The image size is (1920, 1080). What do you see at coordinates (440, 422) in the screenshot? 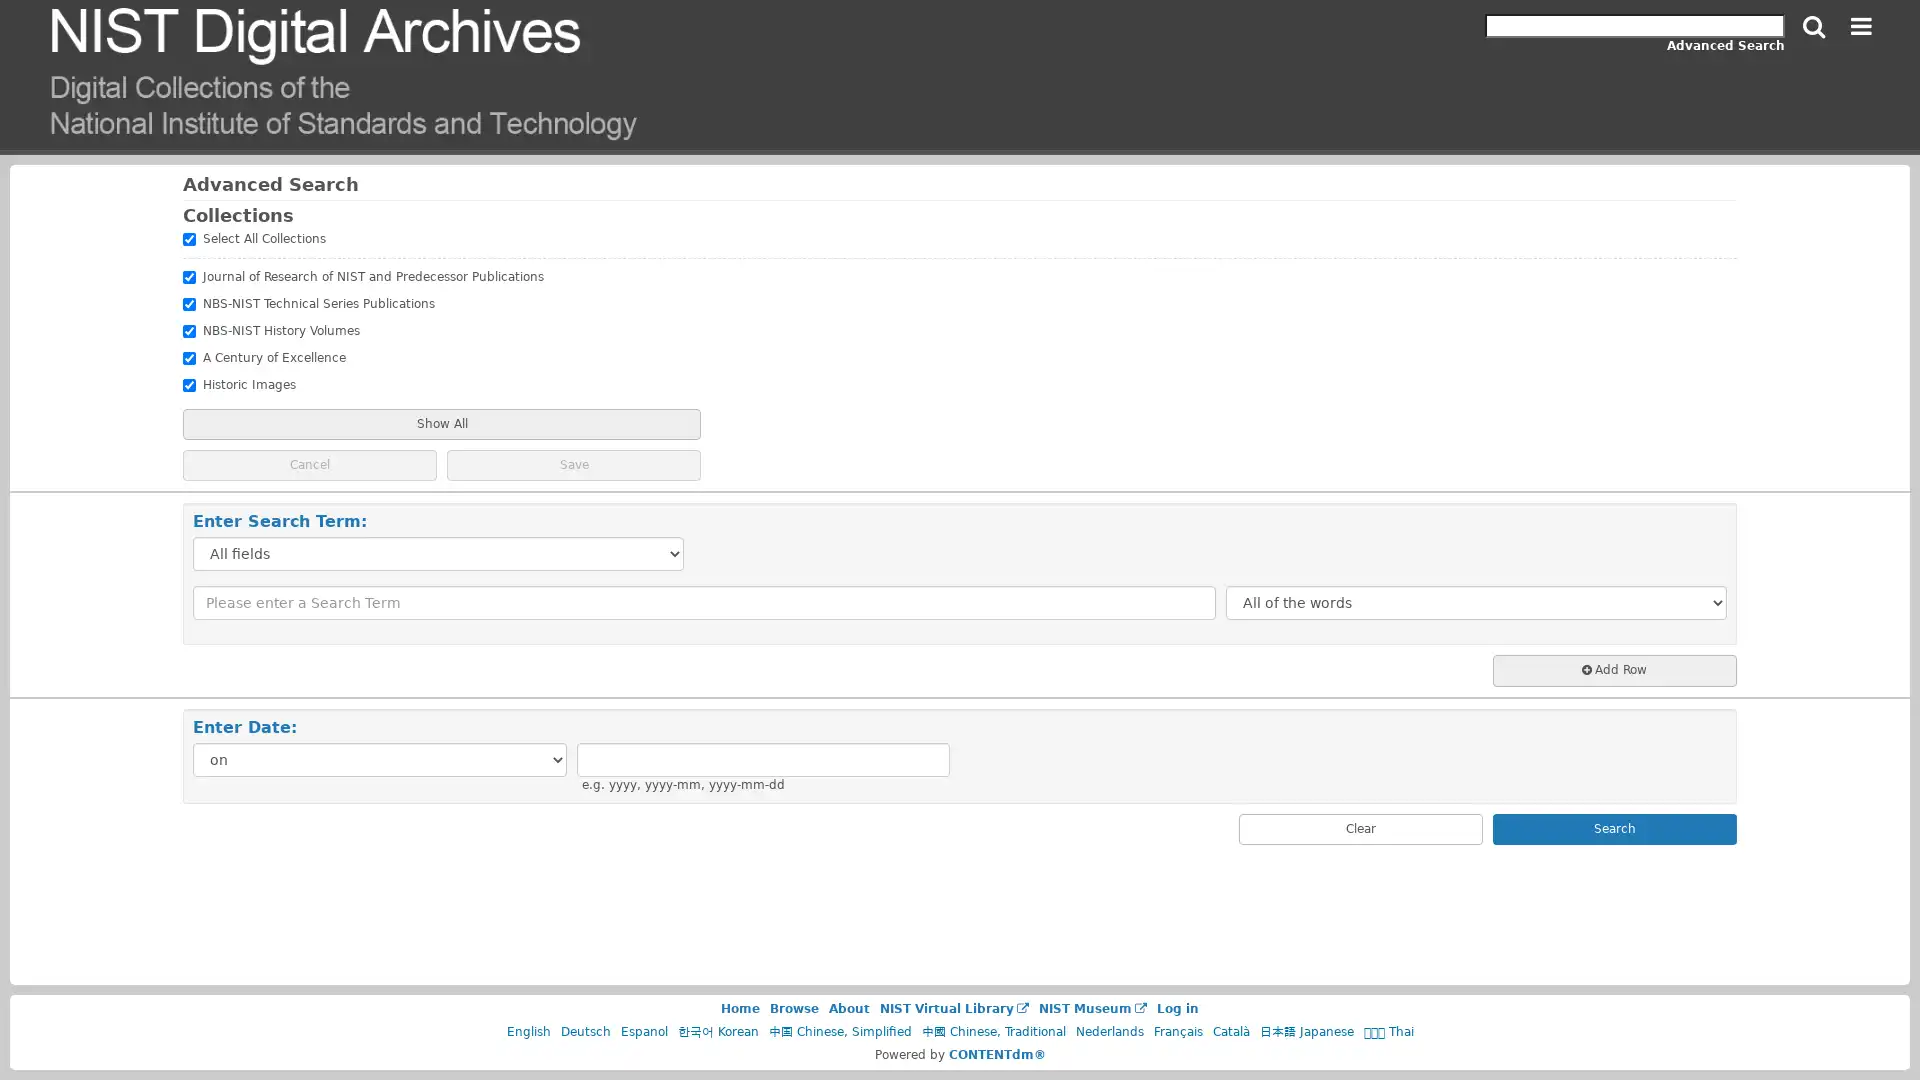
I see `Show All` at bounding box center [440, 422].